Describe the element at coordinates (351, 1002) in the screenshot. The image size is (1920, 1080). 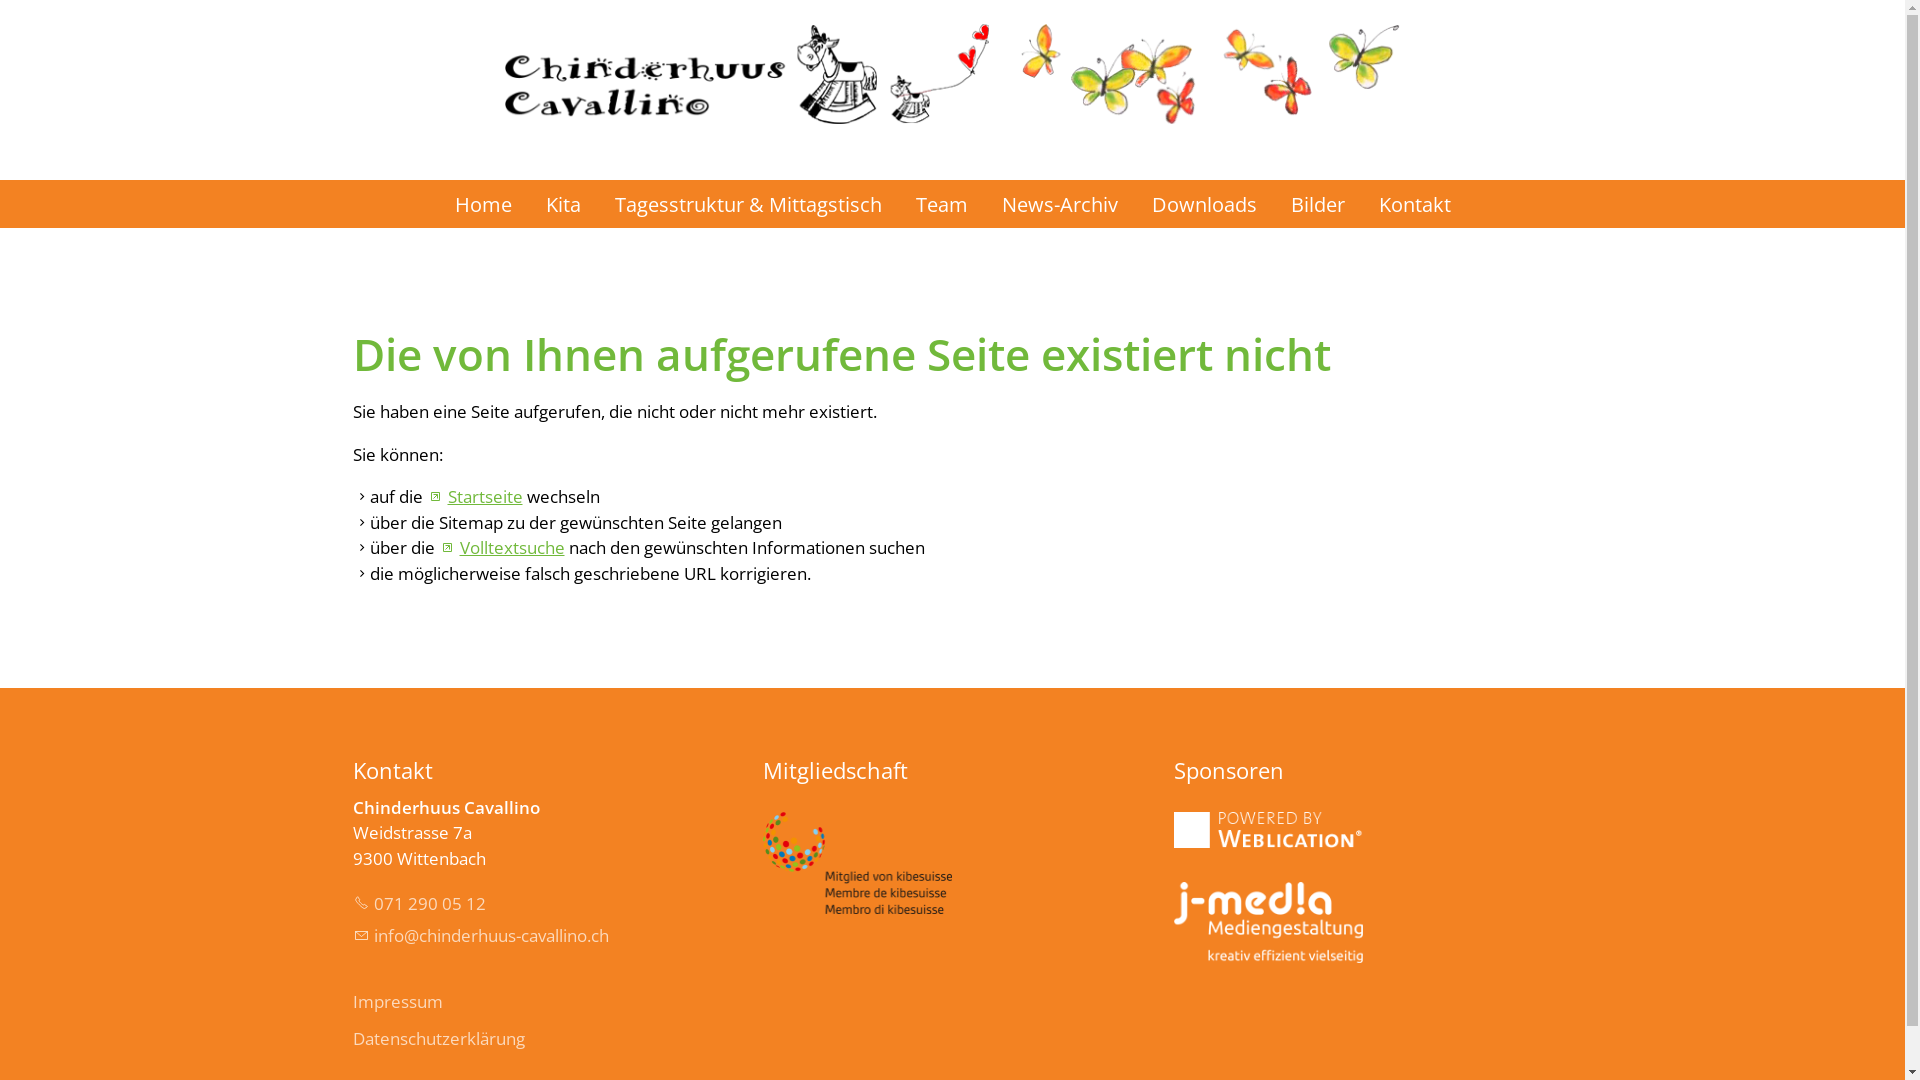
I see `'Impressum'` at that location.